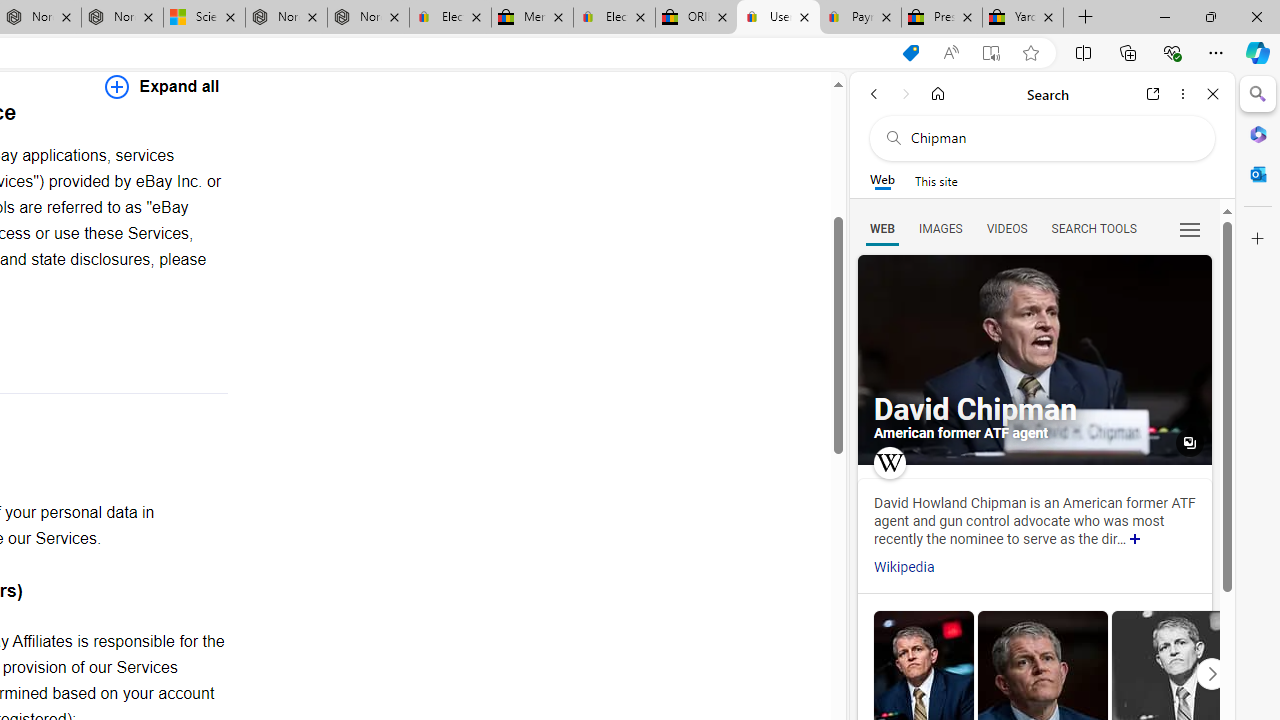 Image resolution: width=1280 pixels, height=720 pixels. Describe the element at coordinates (881, 180) in the screenshot. I see `'Web scope'` at that location.